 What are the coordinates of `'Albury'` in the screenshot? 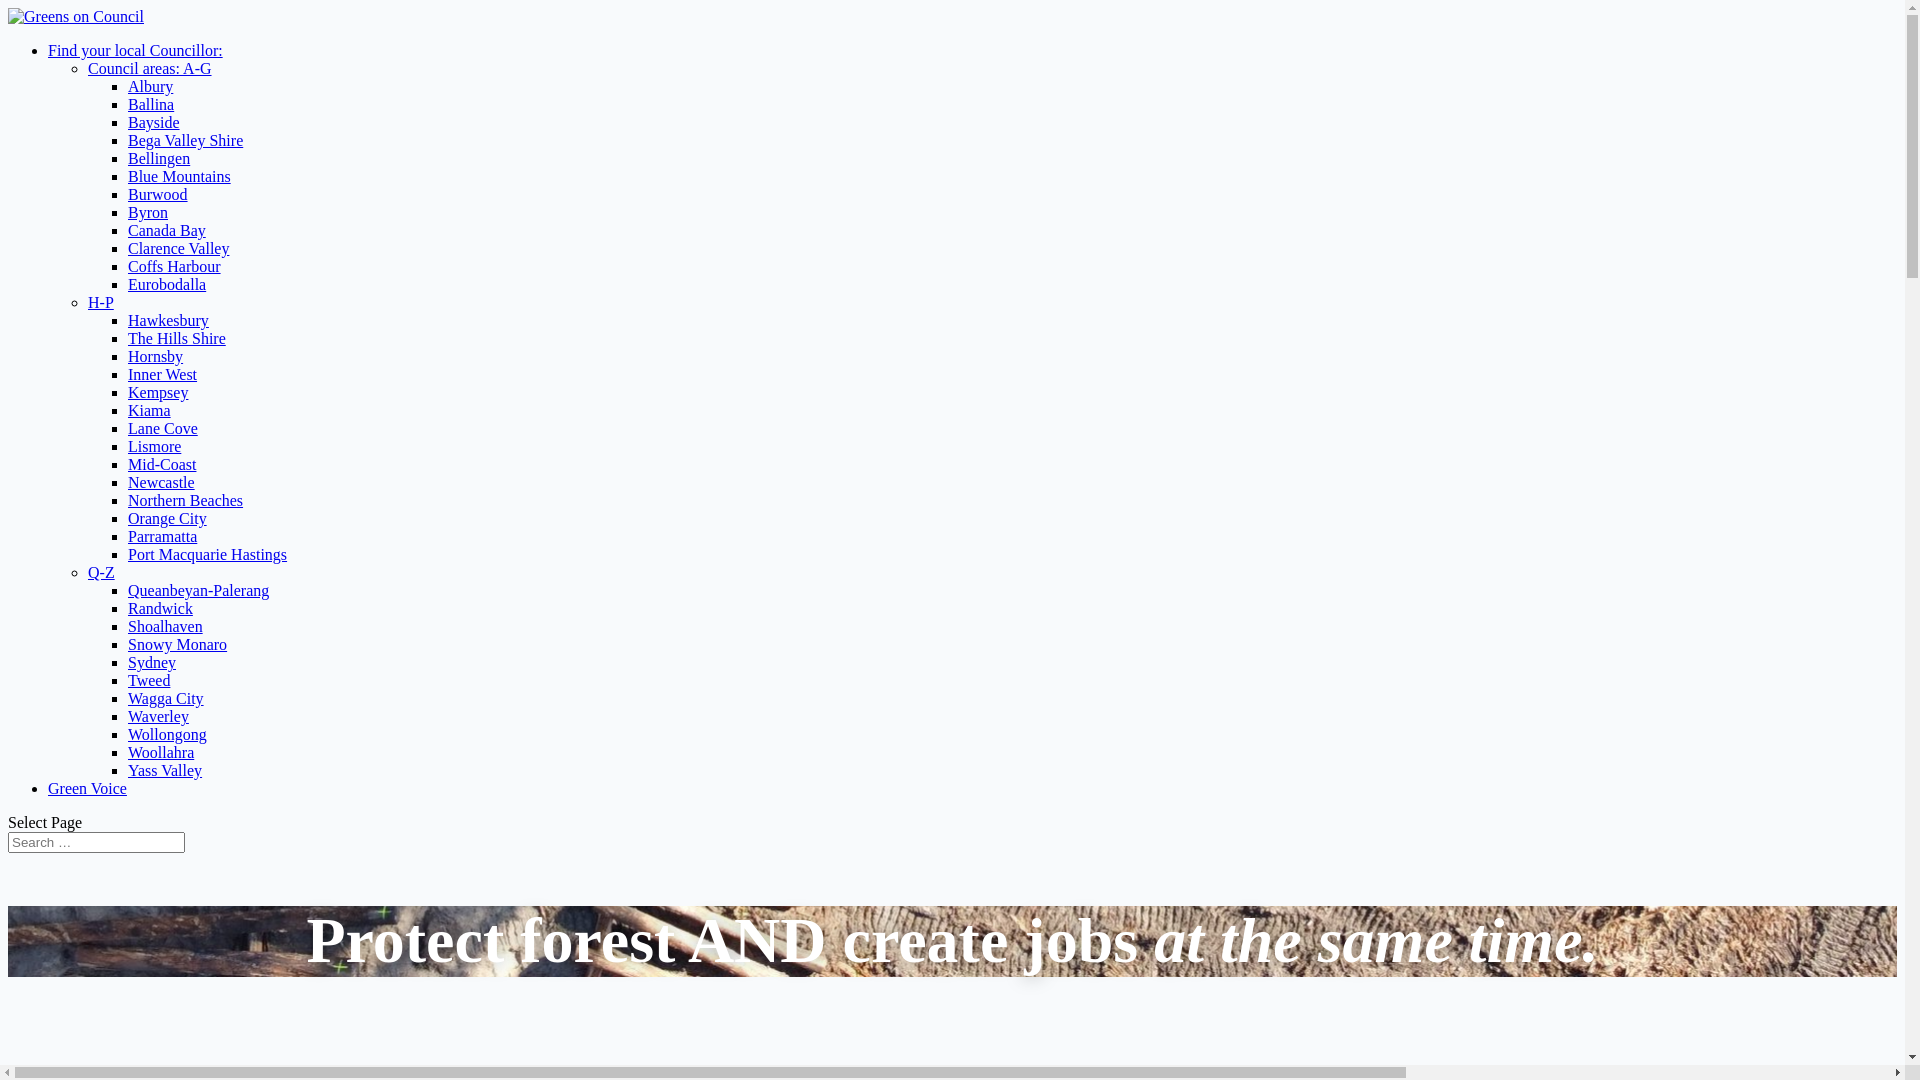 It's located at (149, 85).